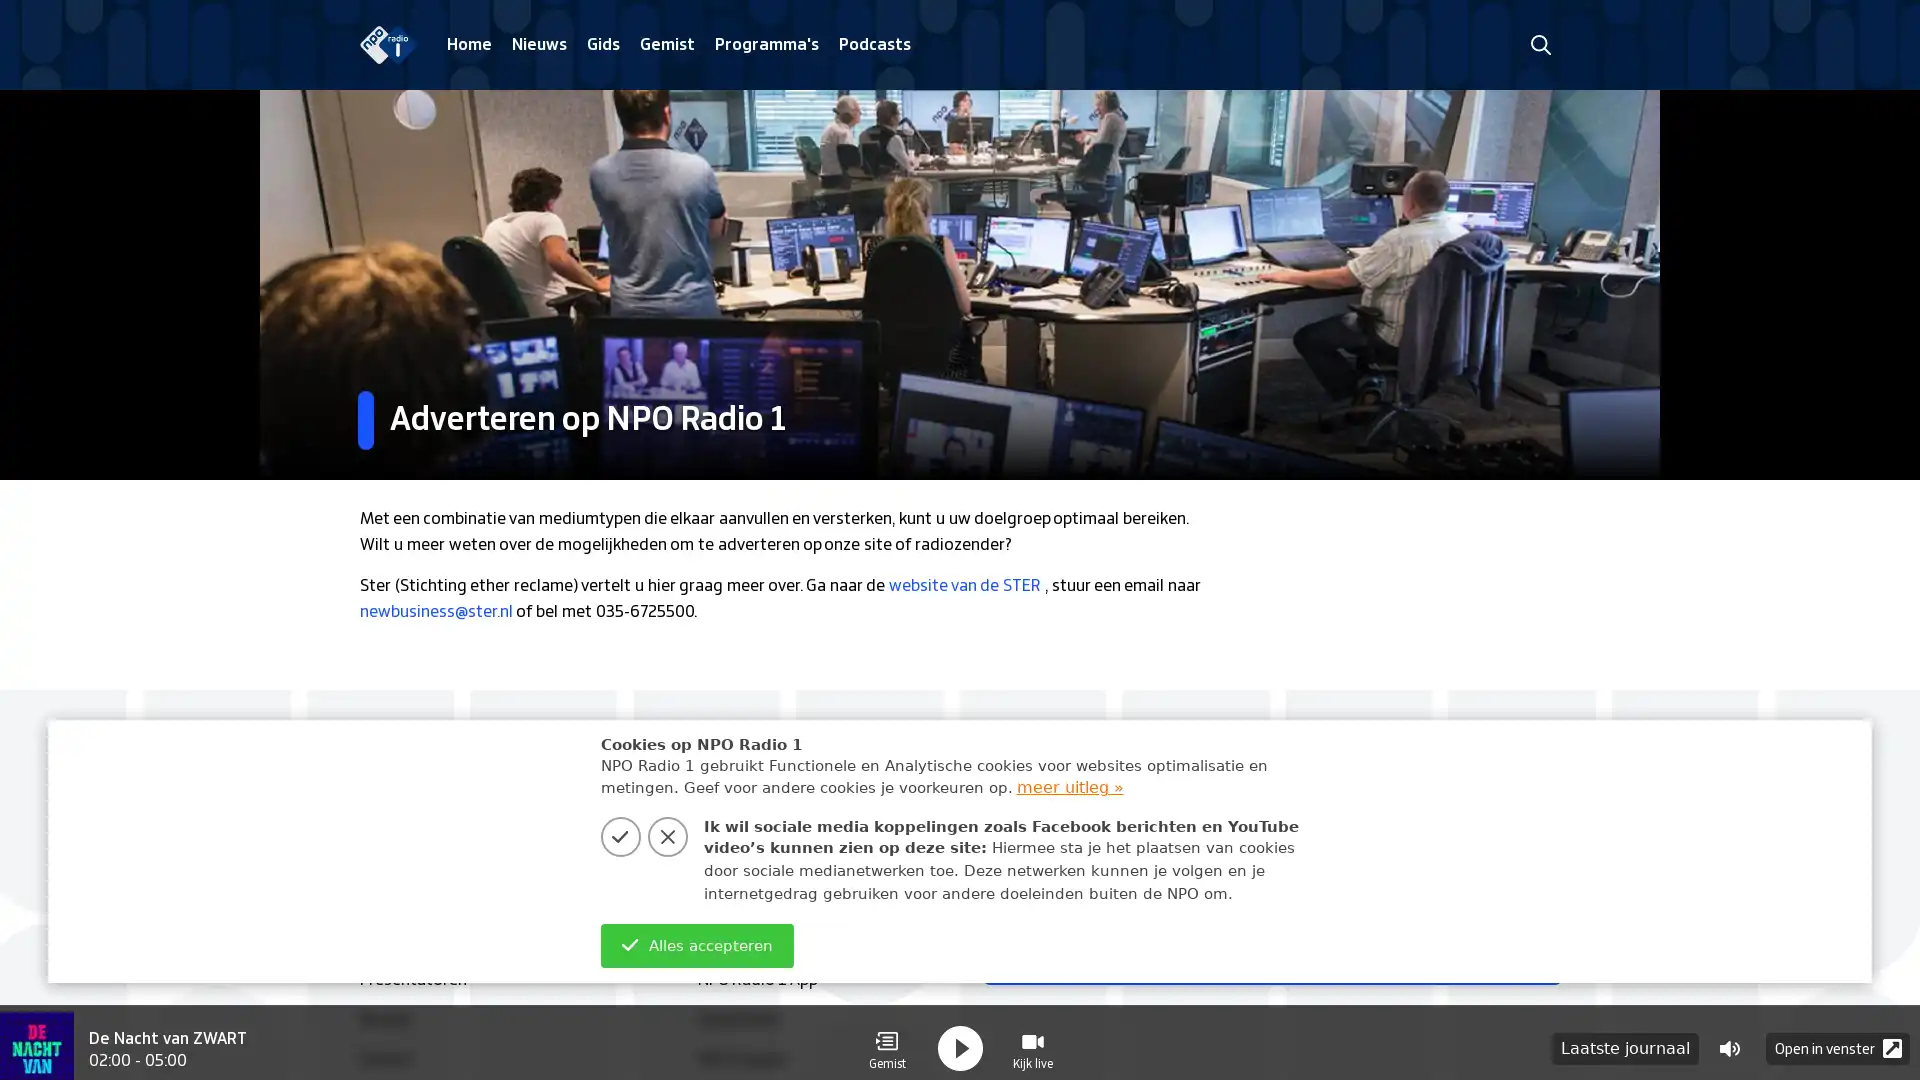 This screenshot has height=1080, width=1920. What do you see at coordinates (1530, 954) in the screenshot?
I see `AnchorChevron` at bounding box center [1530, 954].